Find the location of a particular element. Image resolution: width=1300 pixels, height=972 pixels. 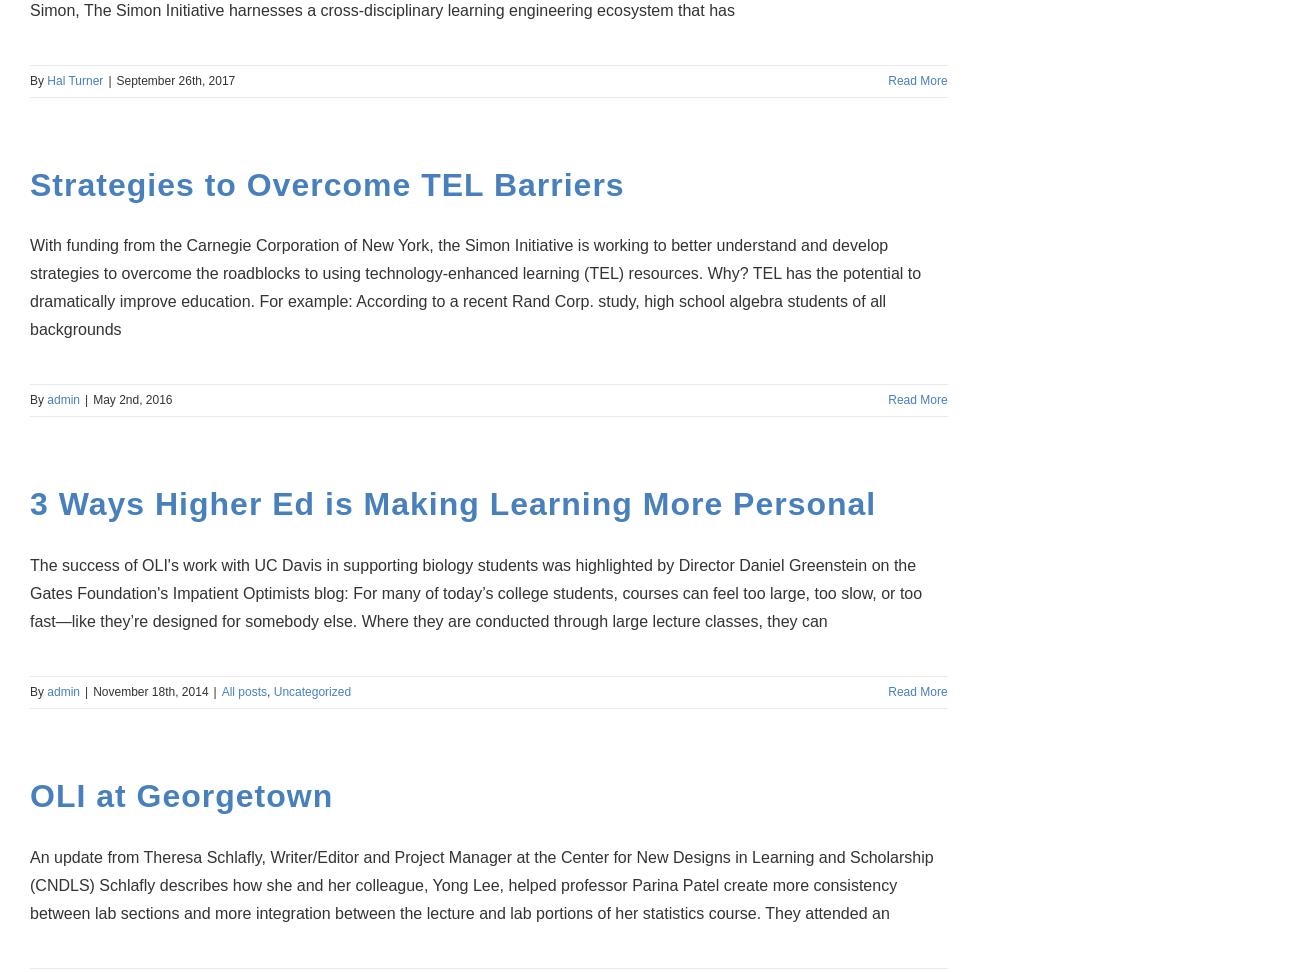

'With funding from the Carnegie Corporation of New York, the Simon Initiative is working to better understand and develop strategies to overcome the roadblocks to using technology-enhanced learning (TEL) resources. Why? TEL has the potential to dramatically improve education. For example: According to a recent Rand Corp. study, high school algebra students of all backgrounds' is located at coordinates (29, 287).